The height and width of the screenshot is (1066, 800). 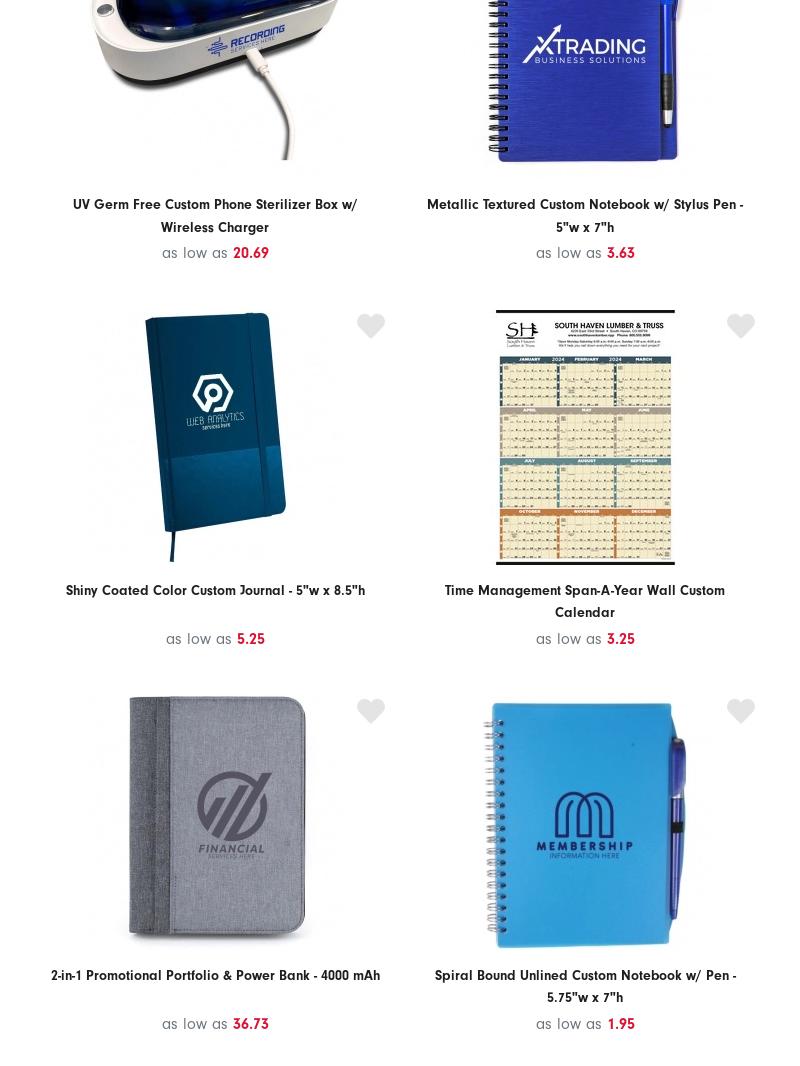 I want to click on '3.25', so click(x=620, y=637).